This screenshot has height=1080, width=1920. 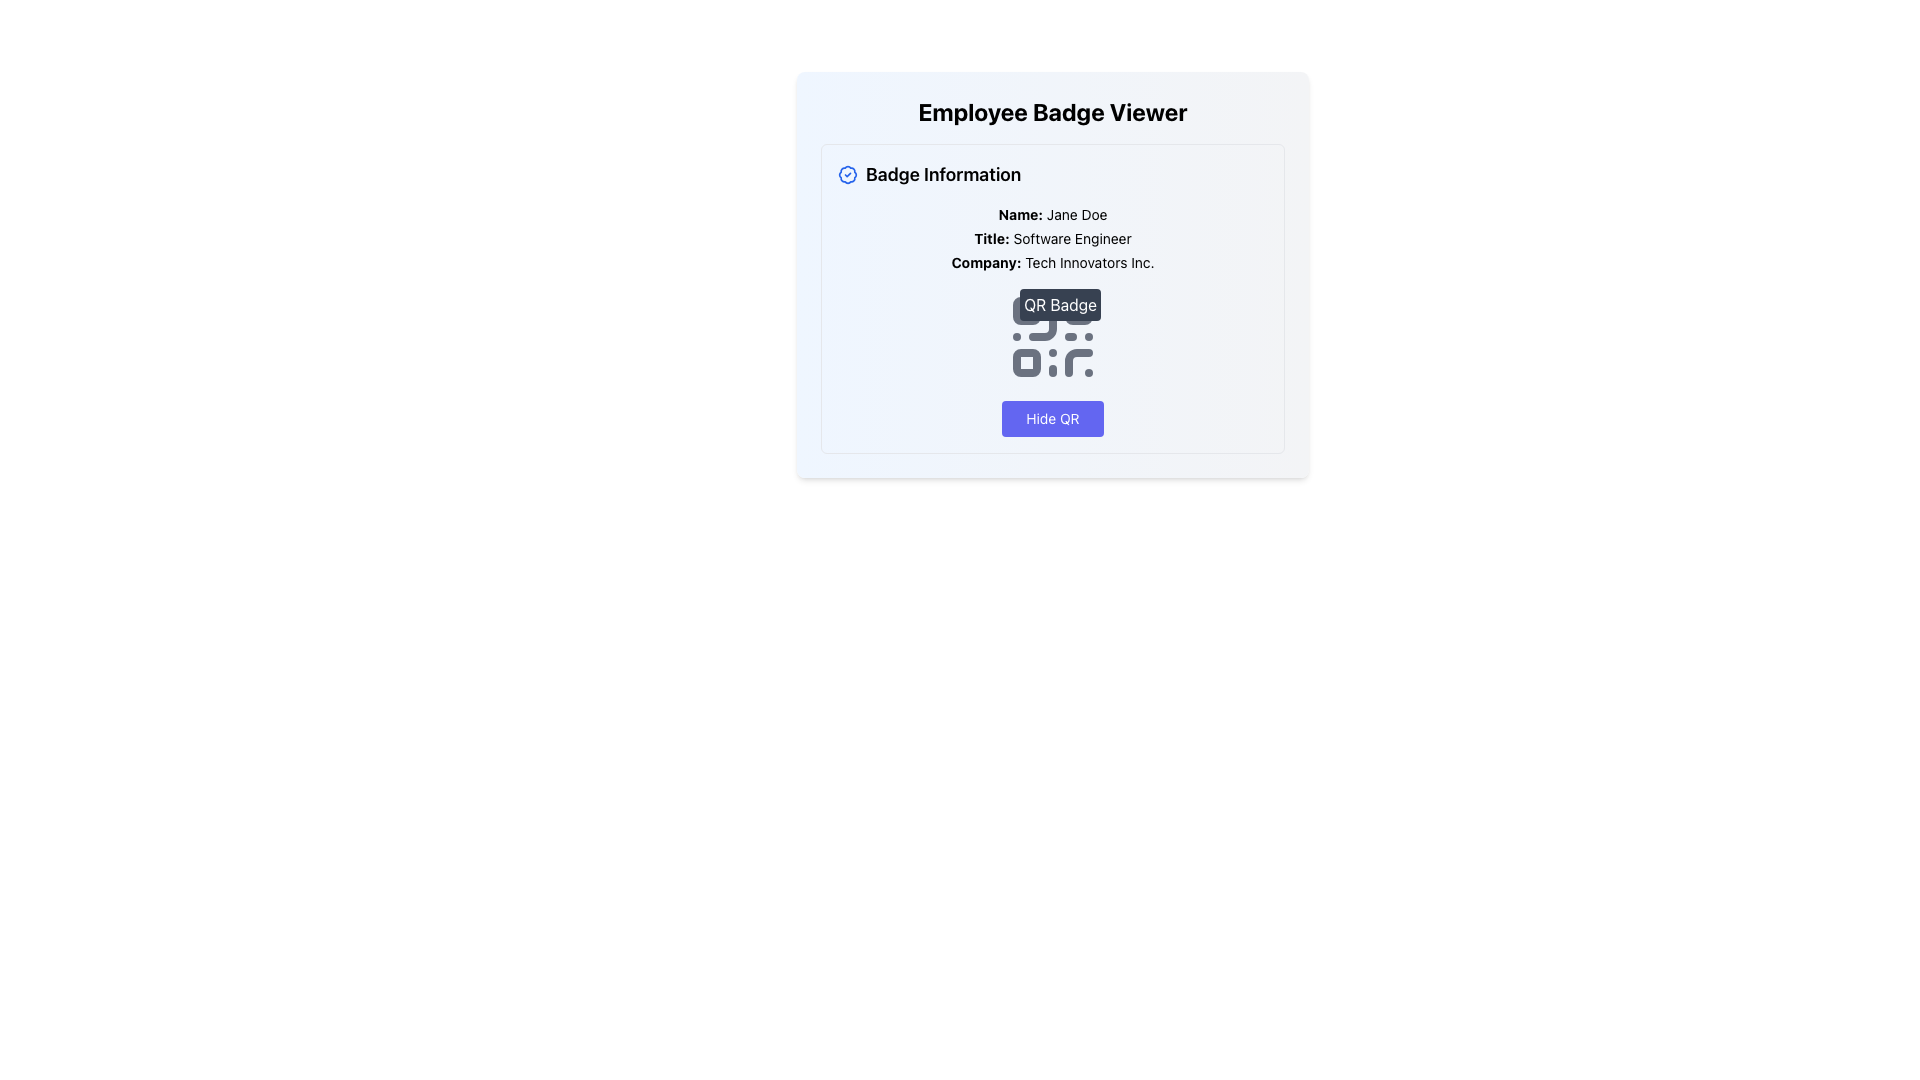 What do you see at coordinates (992, 237) in the screenshot?
I see `the Text Label that indicates the title of the individual, located centrally within the interface above the 'Software Engineer' text and below 'Name: Jane Doe'` at bounding box center [992, 237].